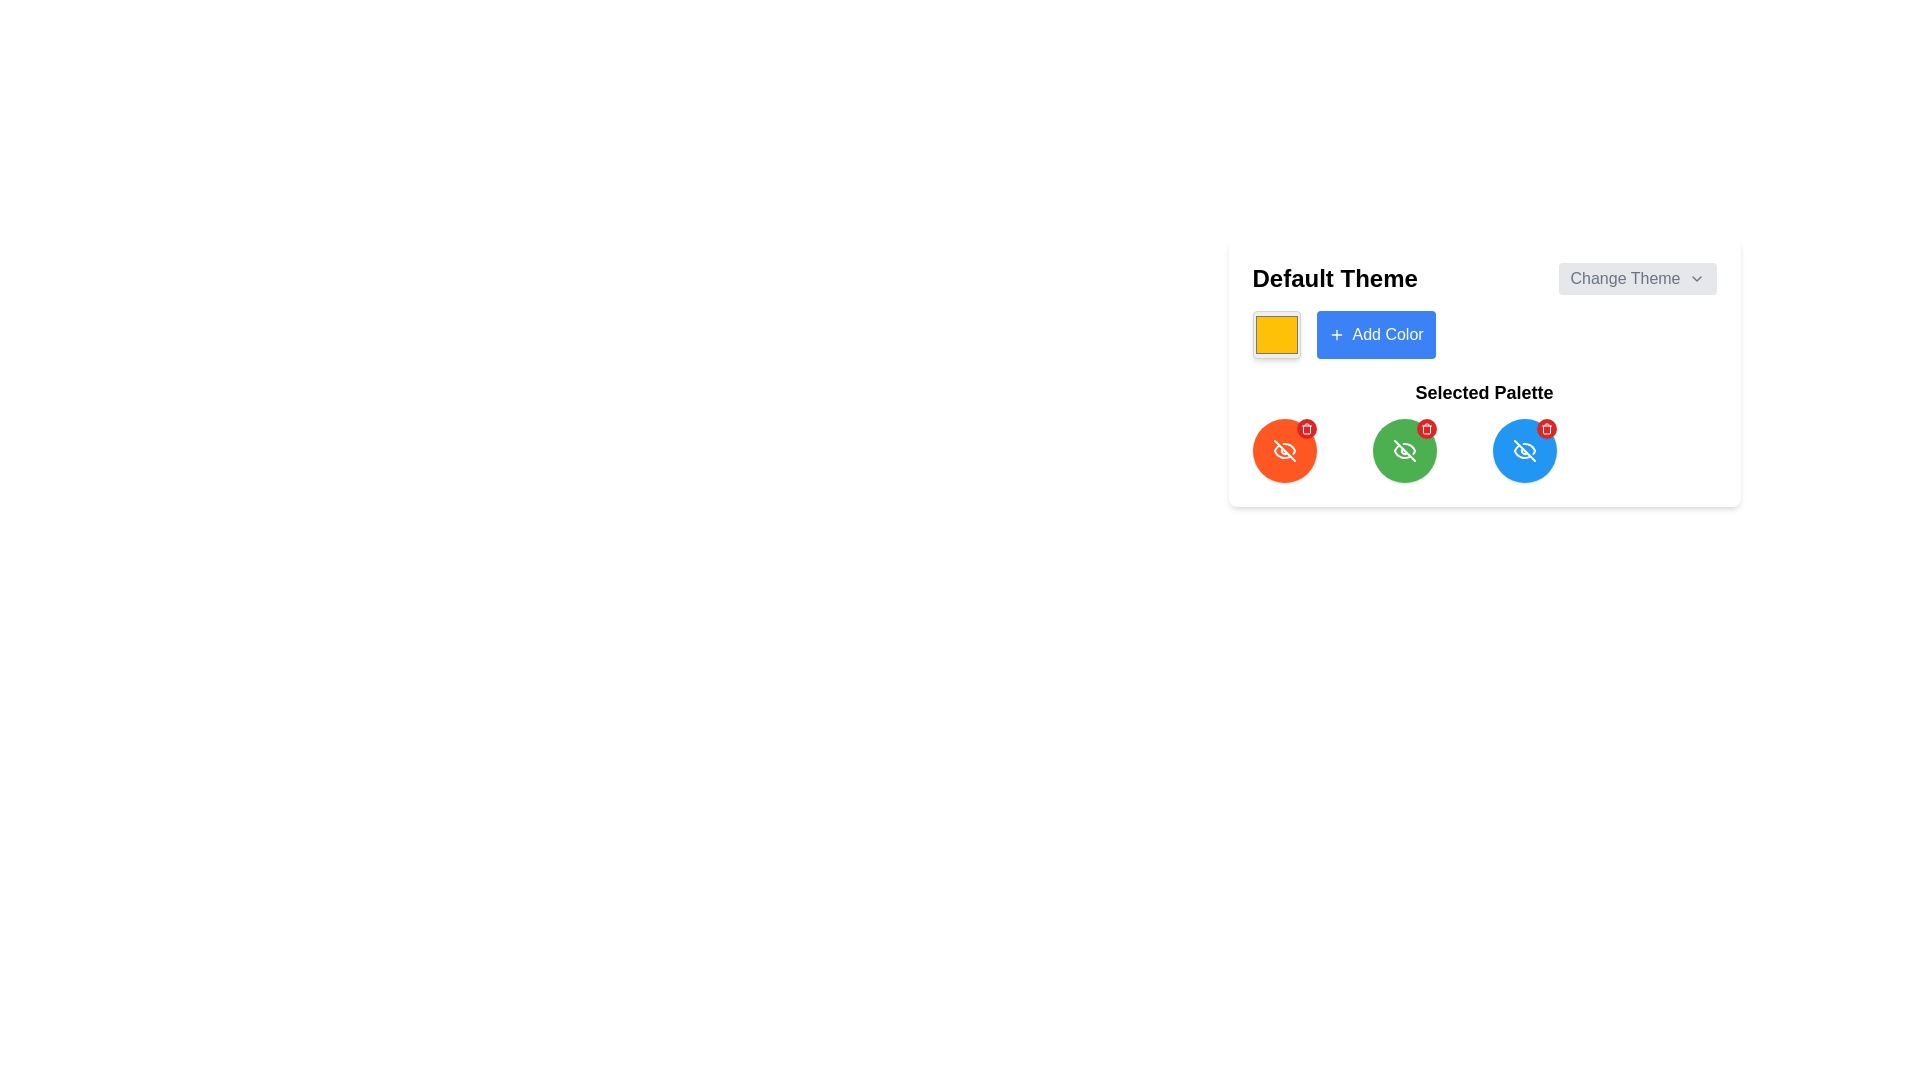  What do you see at coordinates (1306, 427) in the screenshot?
I see `the small red circular button with a white trash icon located at the top-right corner of the orange circular background in the 'Selected Palette' section` at bounding box center [1306, 427].